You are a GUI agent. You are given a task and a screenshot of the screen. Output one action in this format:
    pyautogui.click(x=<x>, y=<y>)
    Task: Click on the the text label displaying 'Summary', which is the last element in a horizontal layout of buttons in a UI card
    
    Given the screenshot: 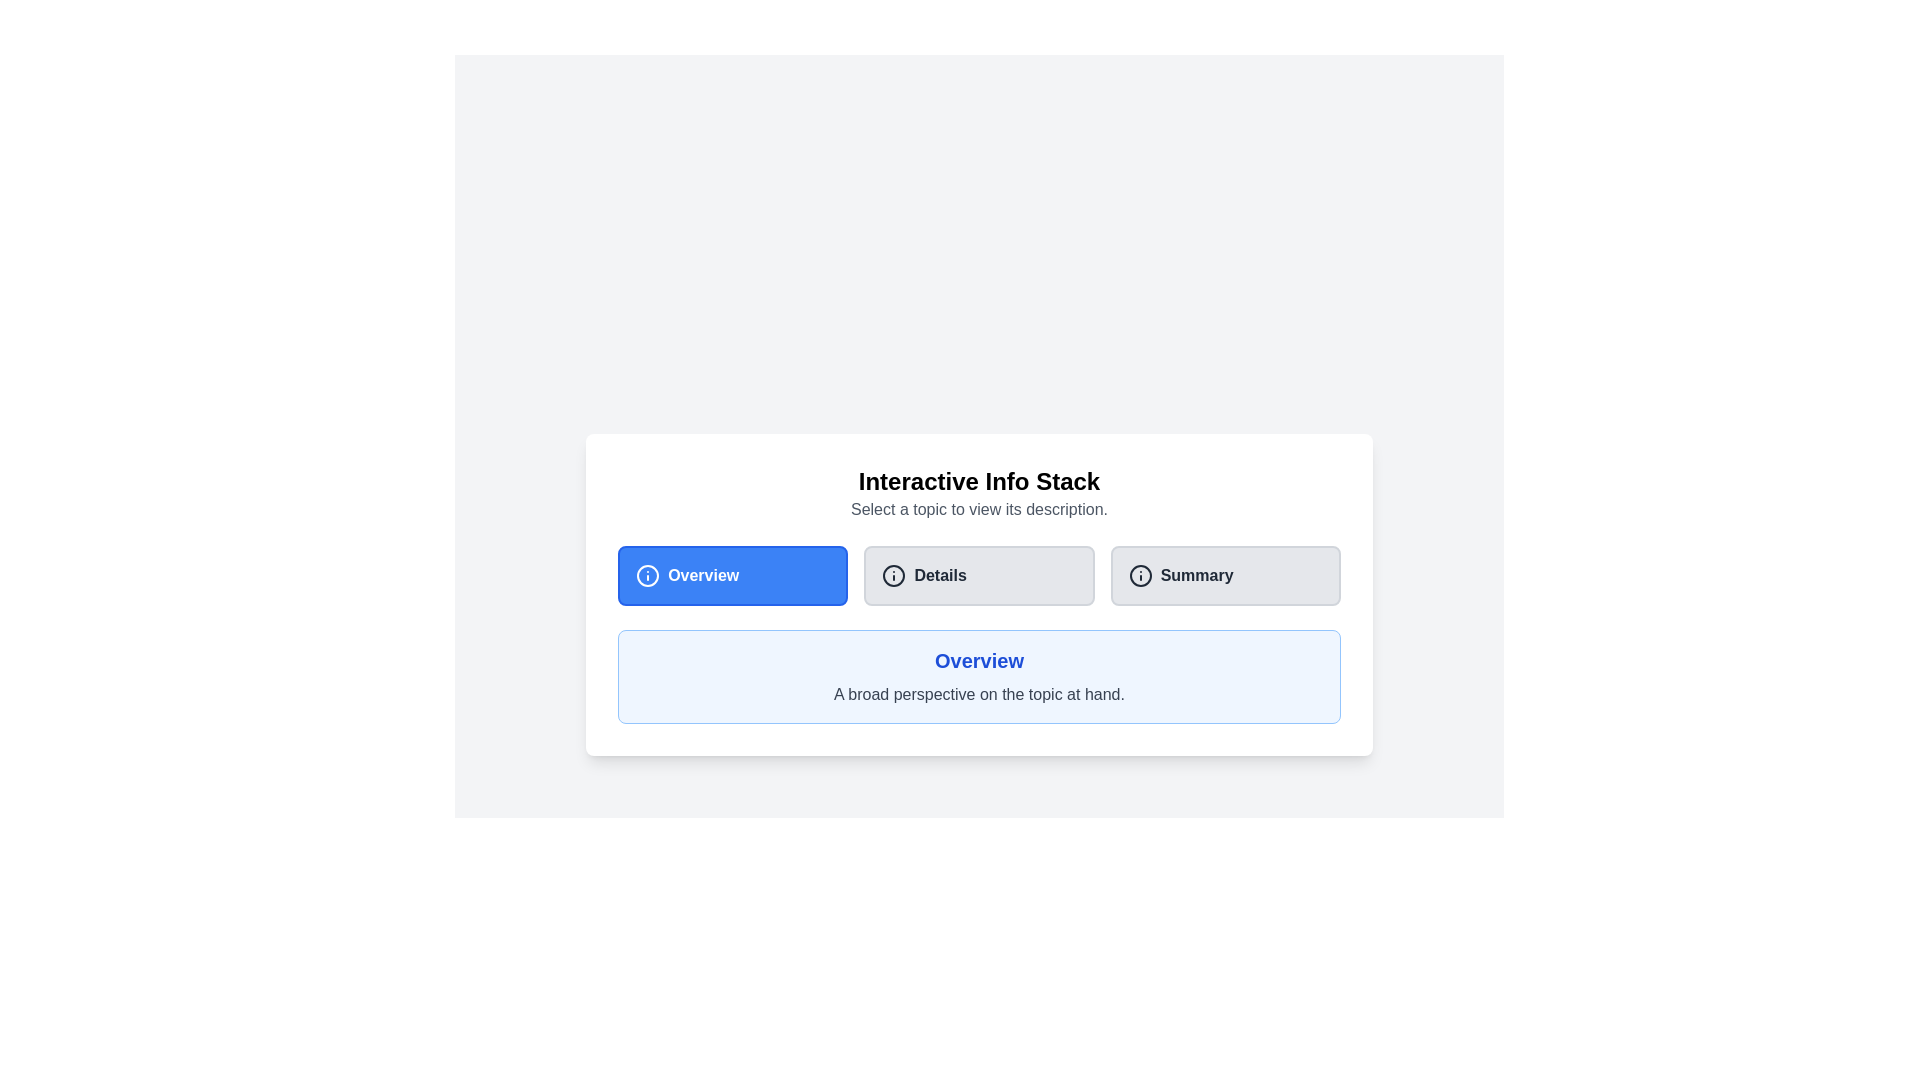 What is the action you would take?
    pyautogui.click(x=1197, y=575)
    